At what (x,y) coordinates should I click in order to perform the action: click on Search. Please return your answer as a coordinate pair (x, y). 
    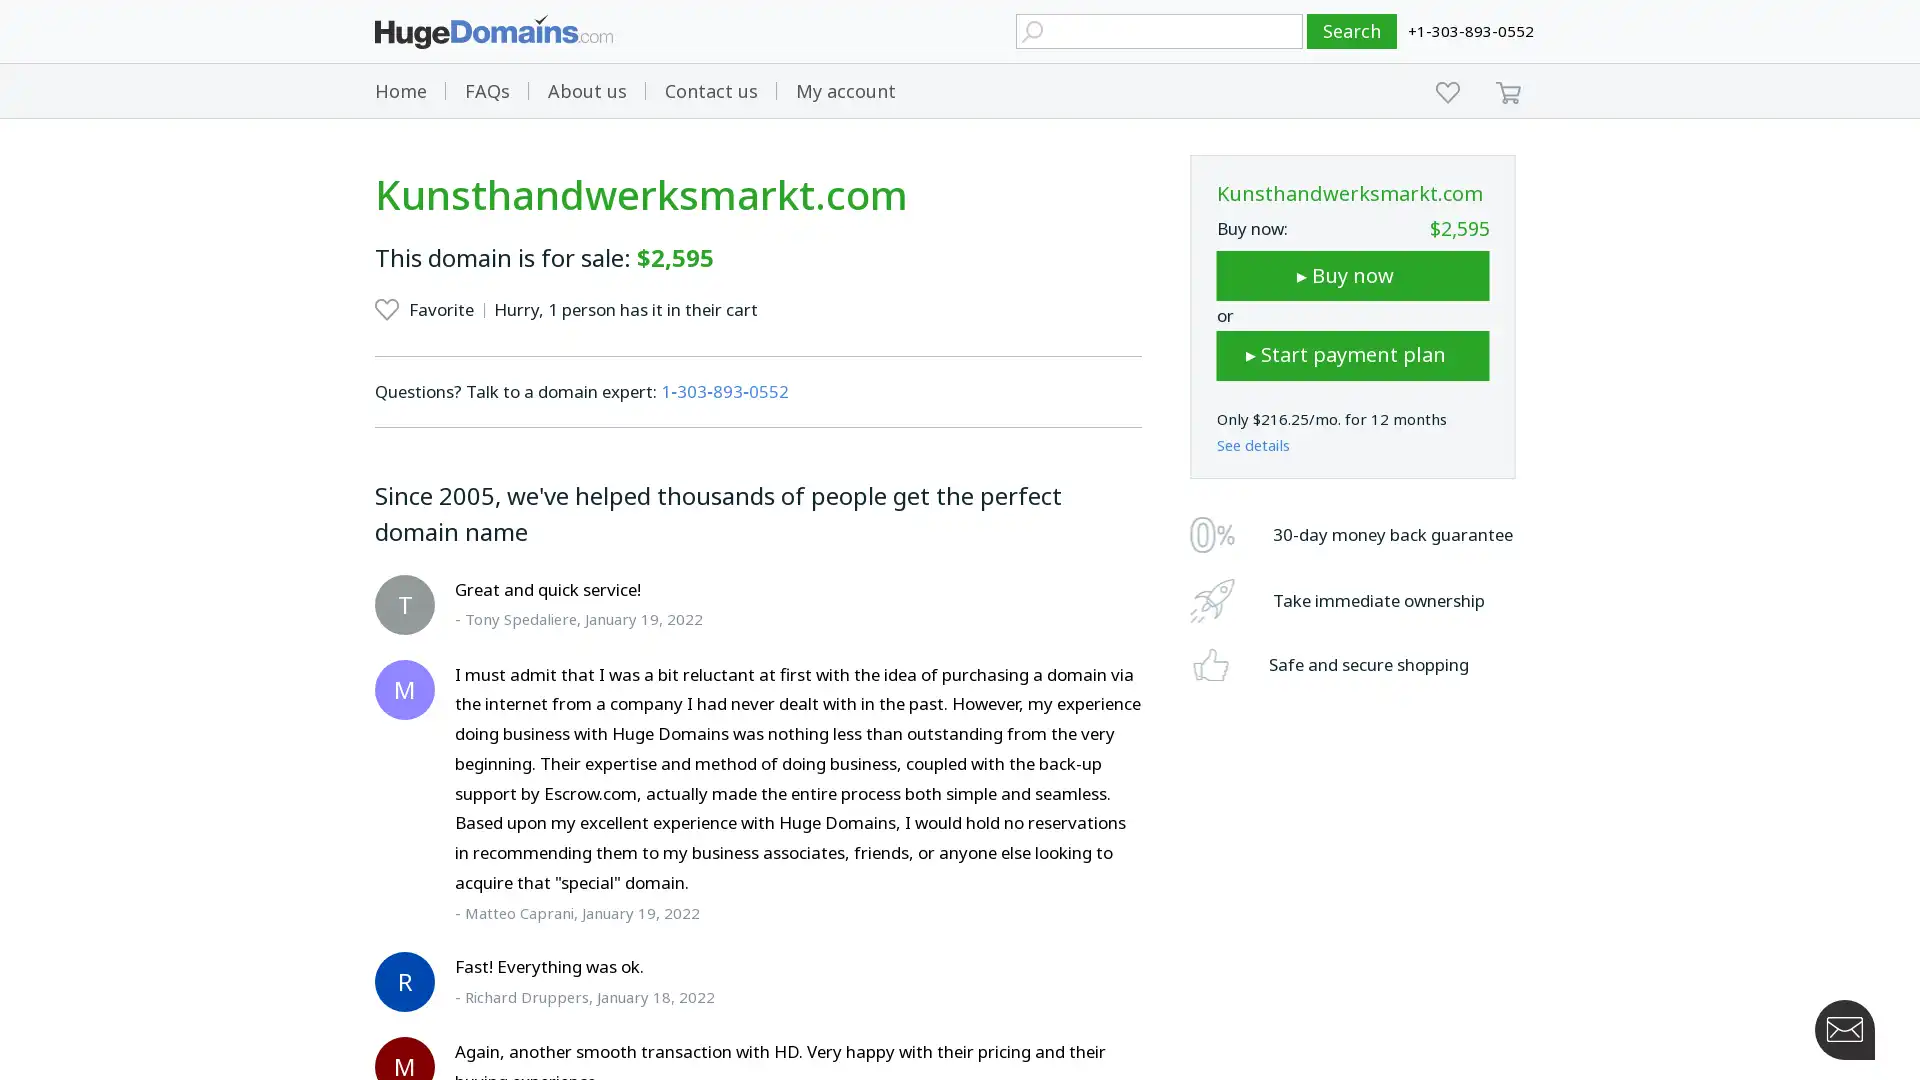
    Looking at the image, I should click on (1352, 31).